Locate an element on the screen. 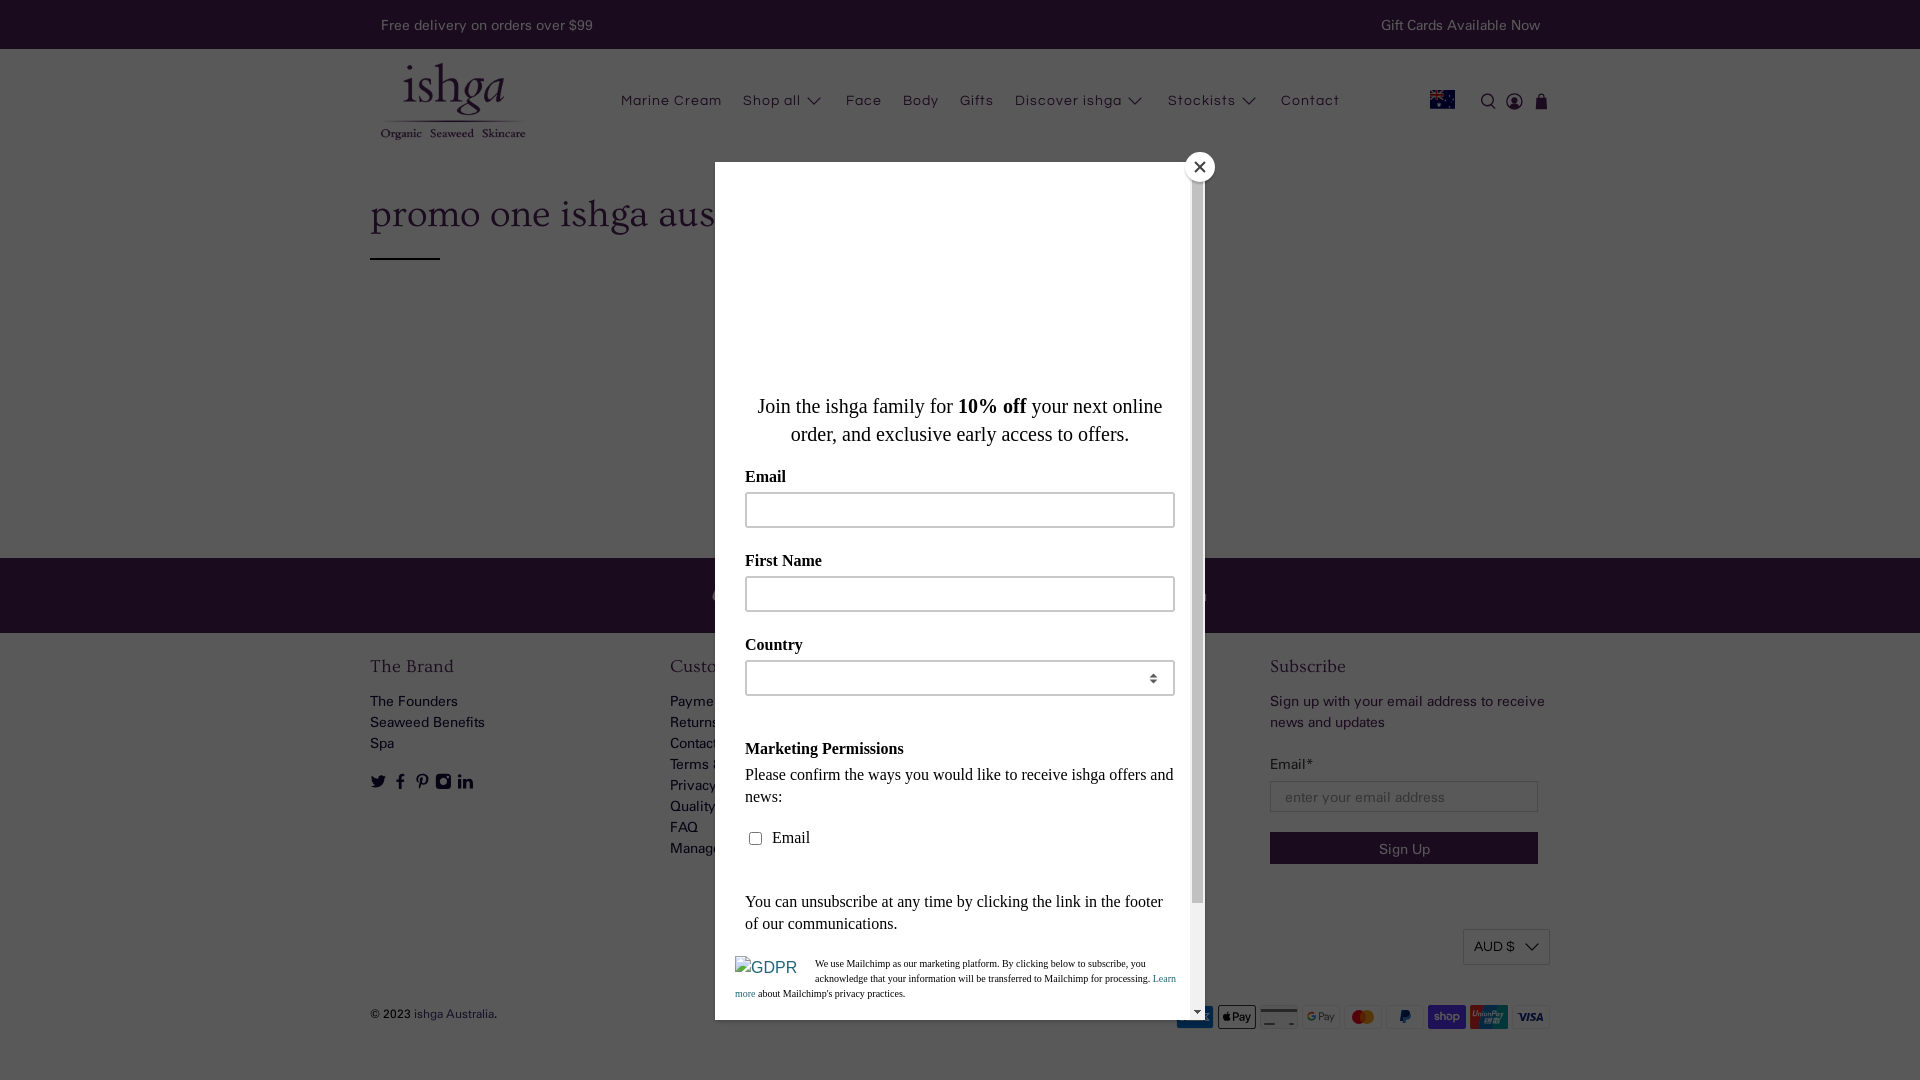  'ishga Australia on Twitter' is located at coordinates (369, 783).